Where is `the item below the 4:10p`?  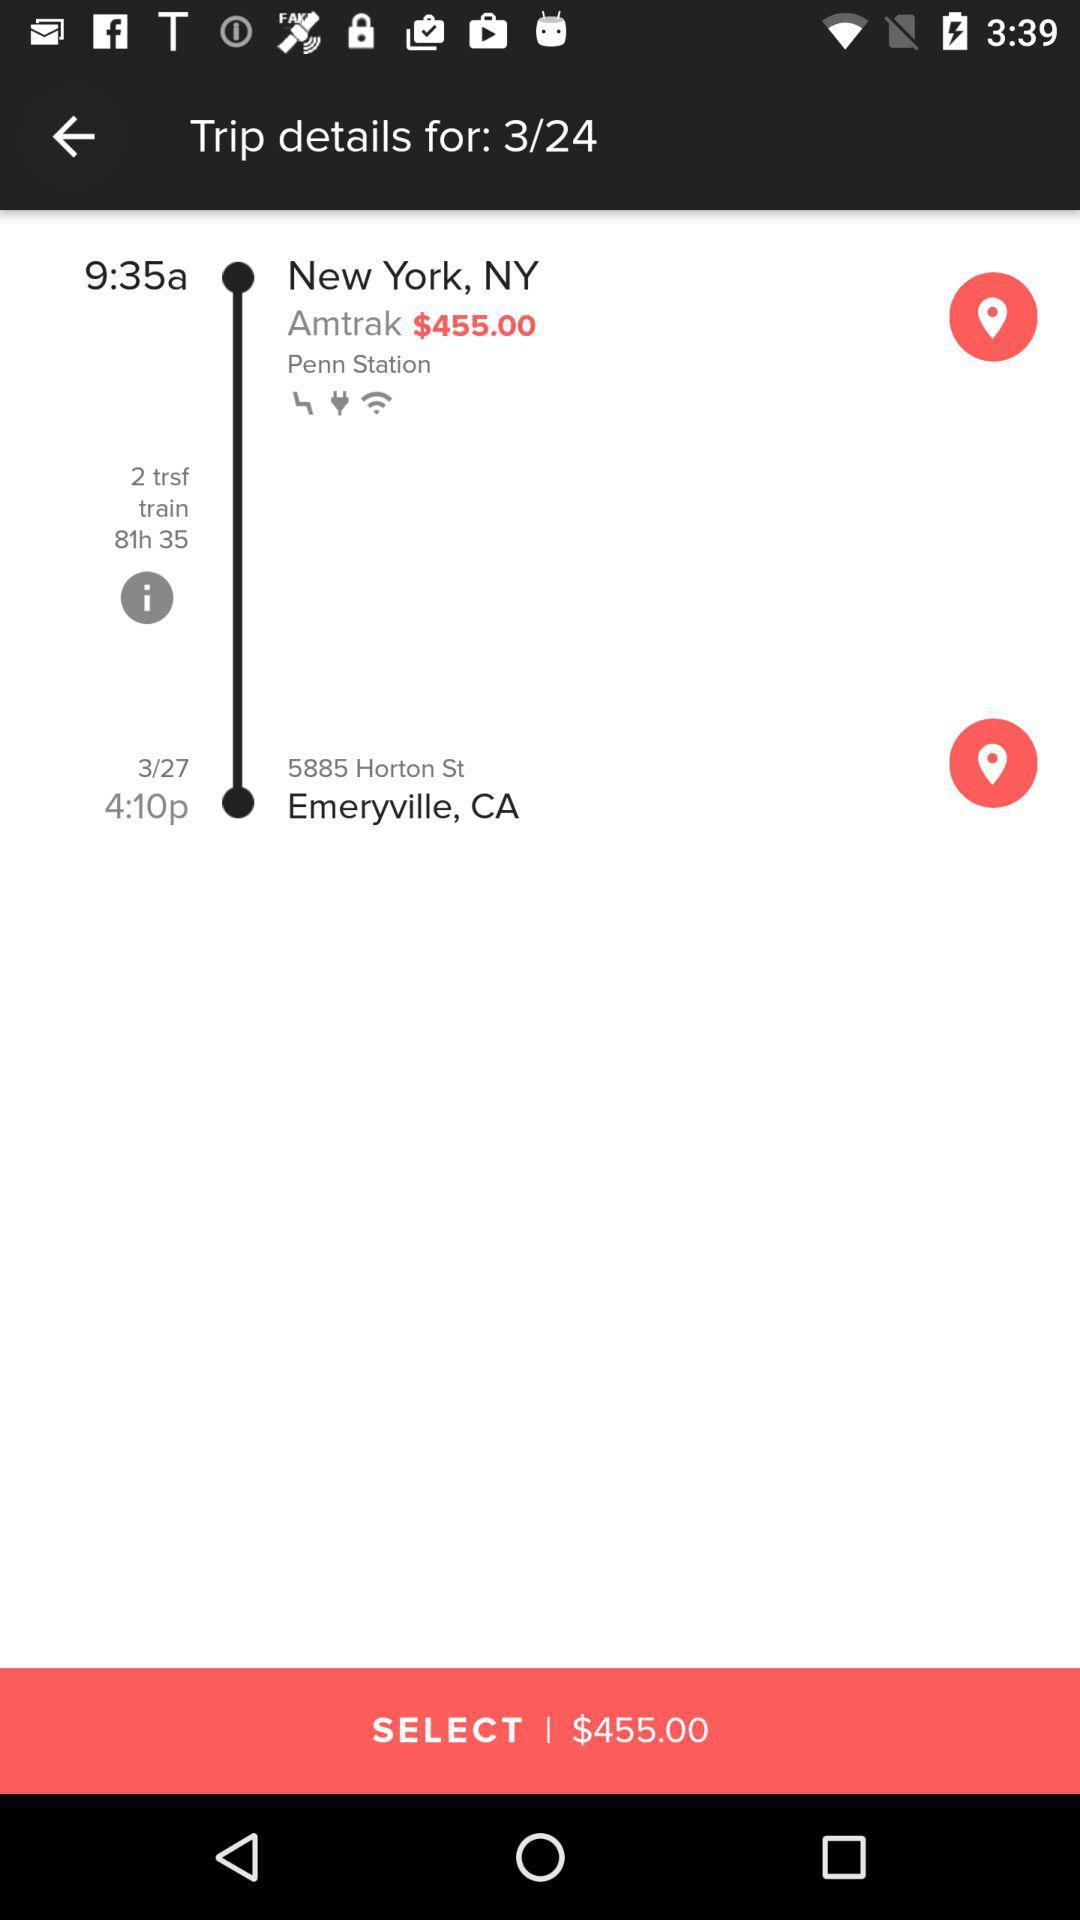
the item below the 4:10p is located at coordinates (540, 849).